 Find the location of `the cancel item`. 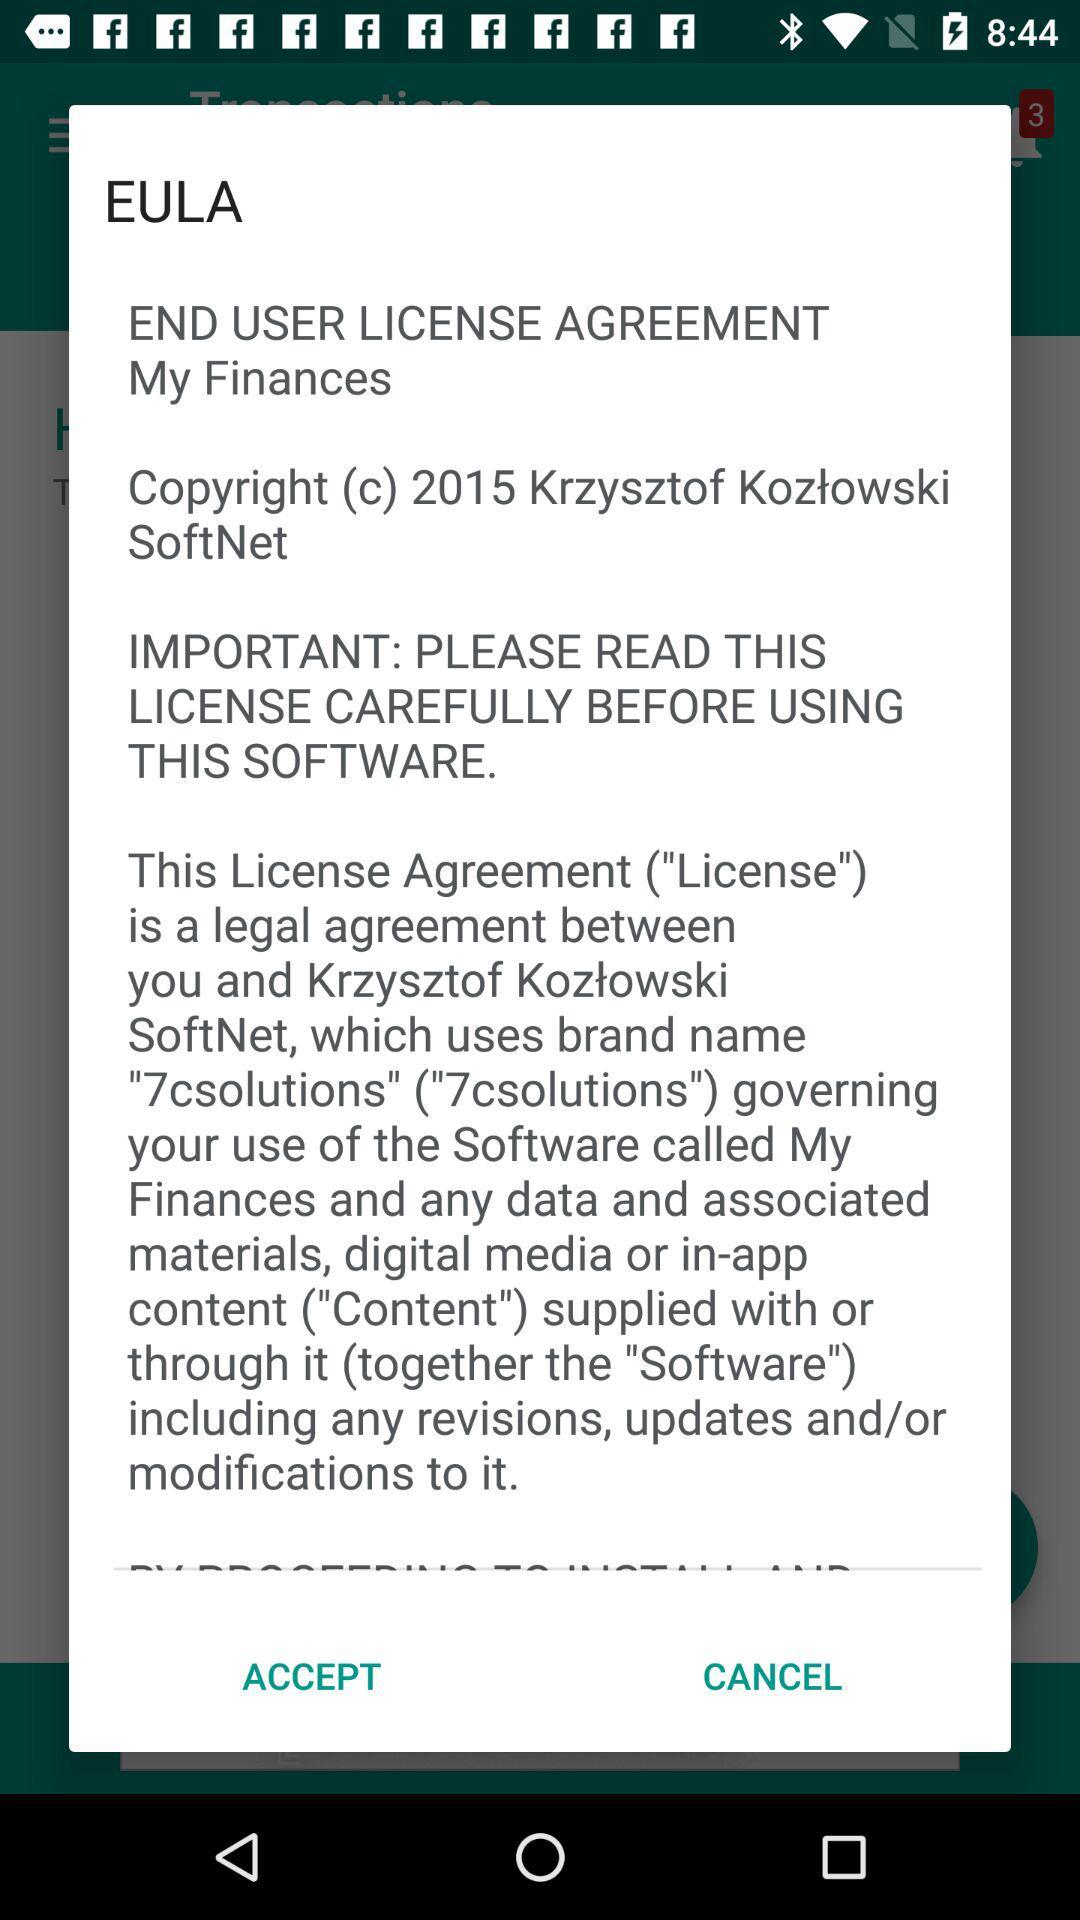

the cancel item is located at coordinates (771, 1675).